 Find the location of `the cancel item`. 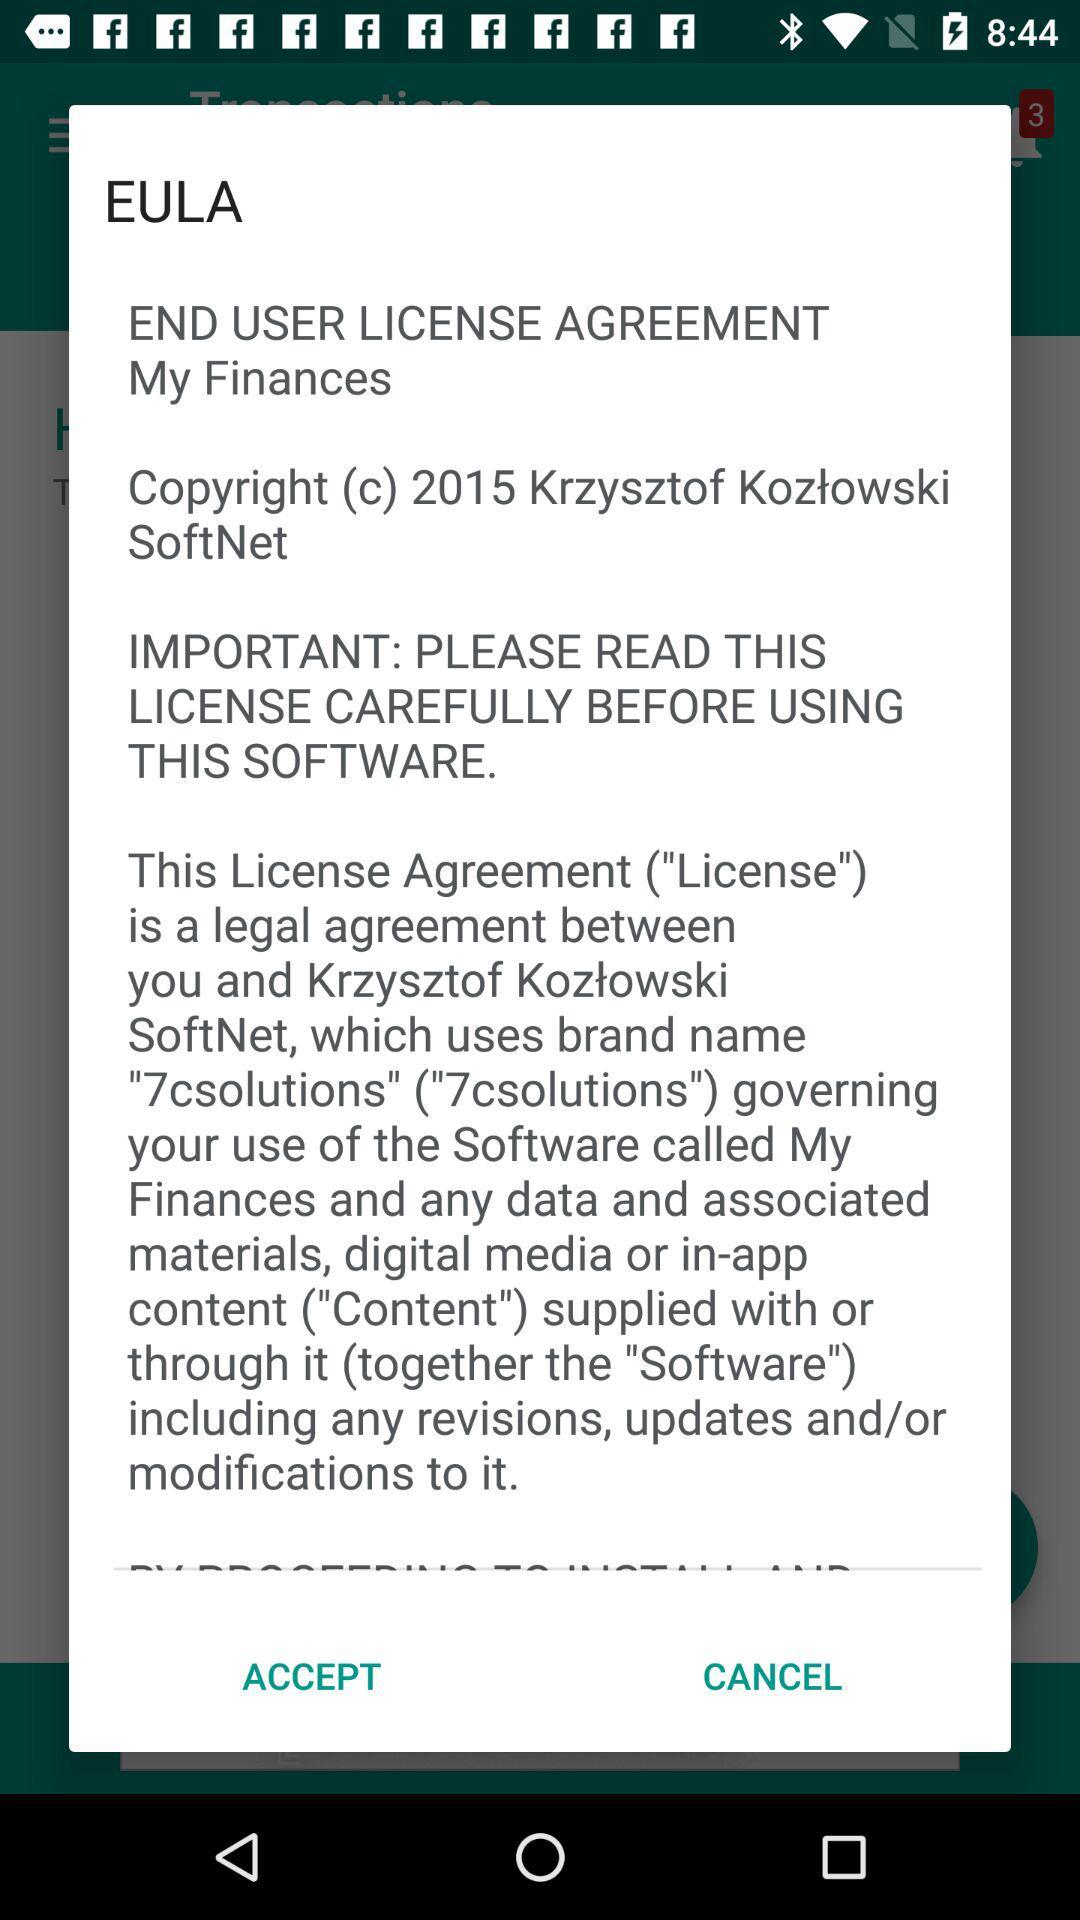

the cancel item is located at coordinates (771, 1675).